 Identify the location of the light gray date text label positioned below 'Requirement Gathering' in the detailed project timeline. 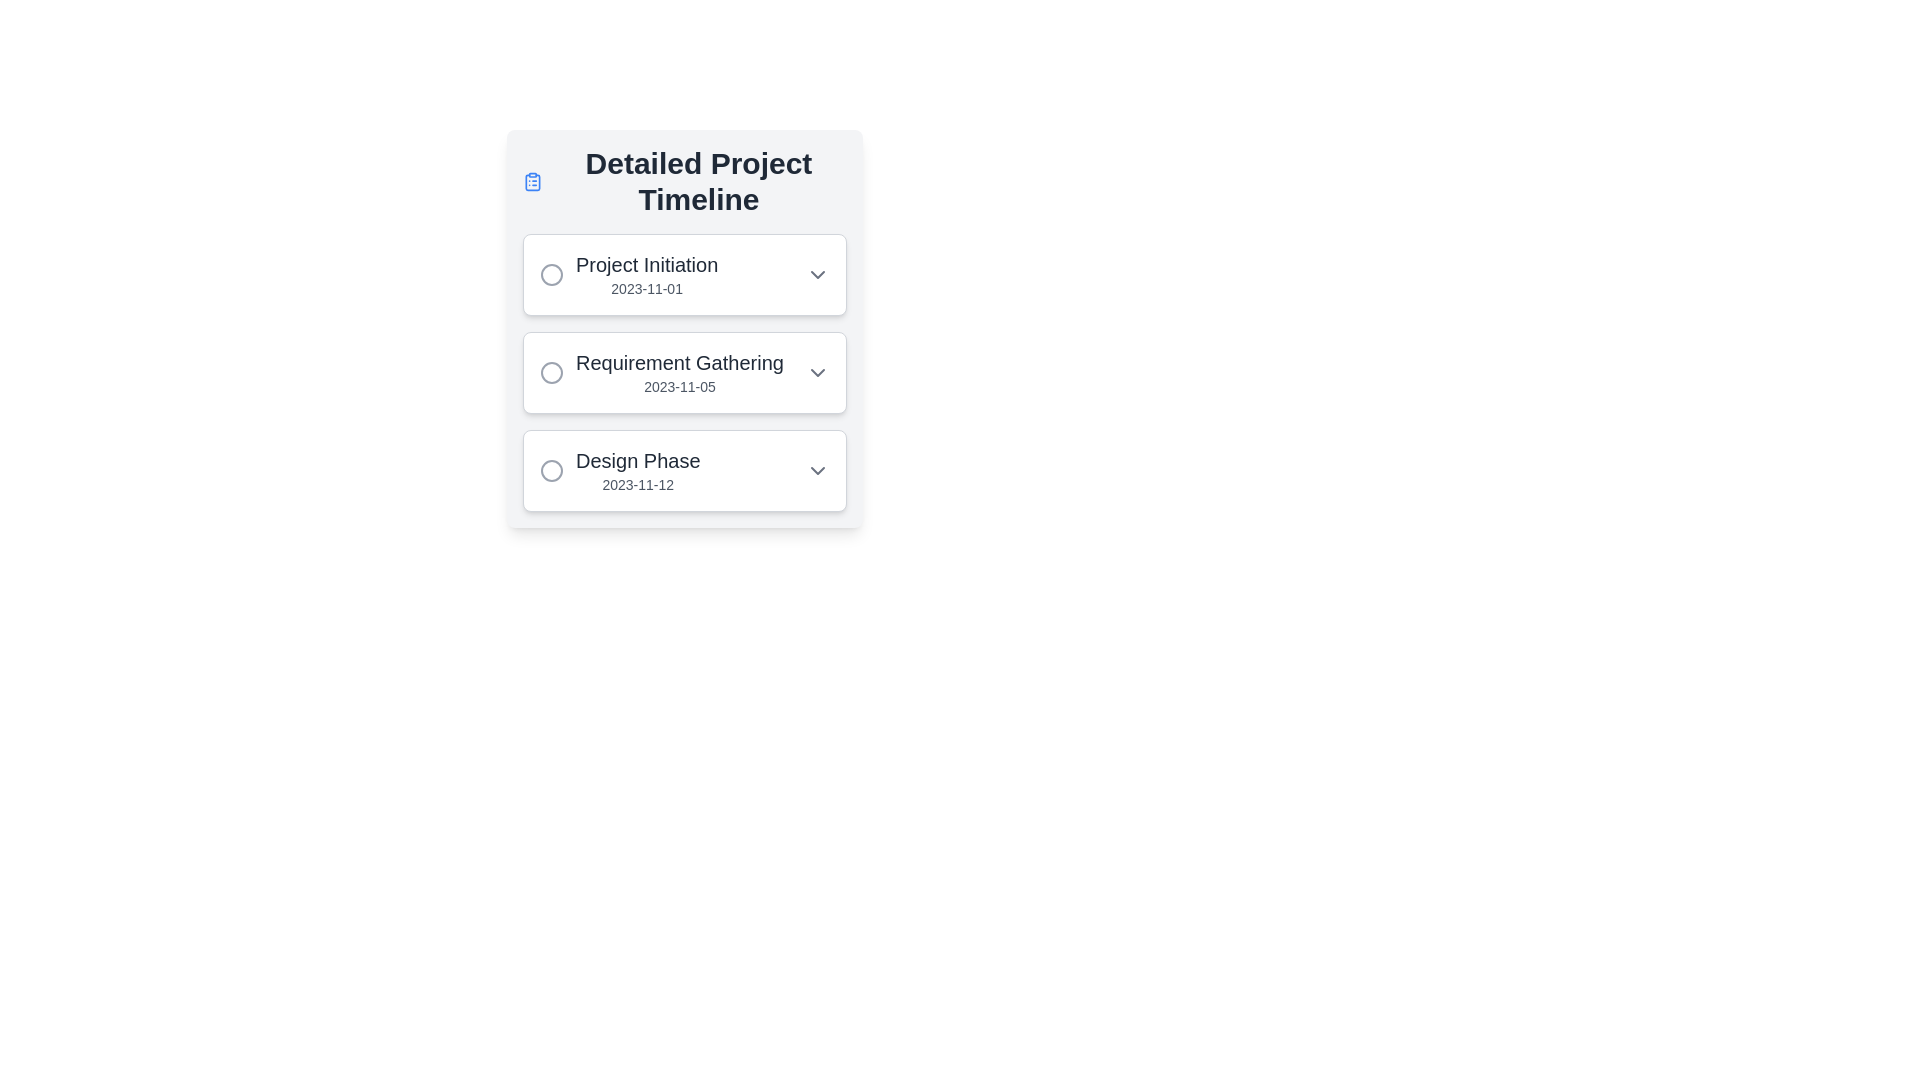
(679, 386).